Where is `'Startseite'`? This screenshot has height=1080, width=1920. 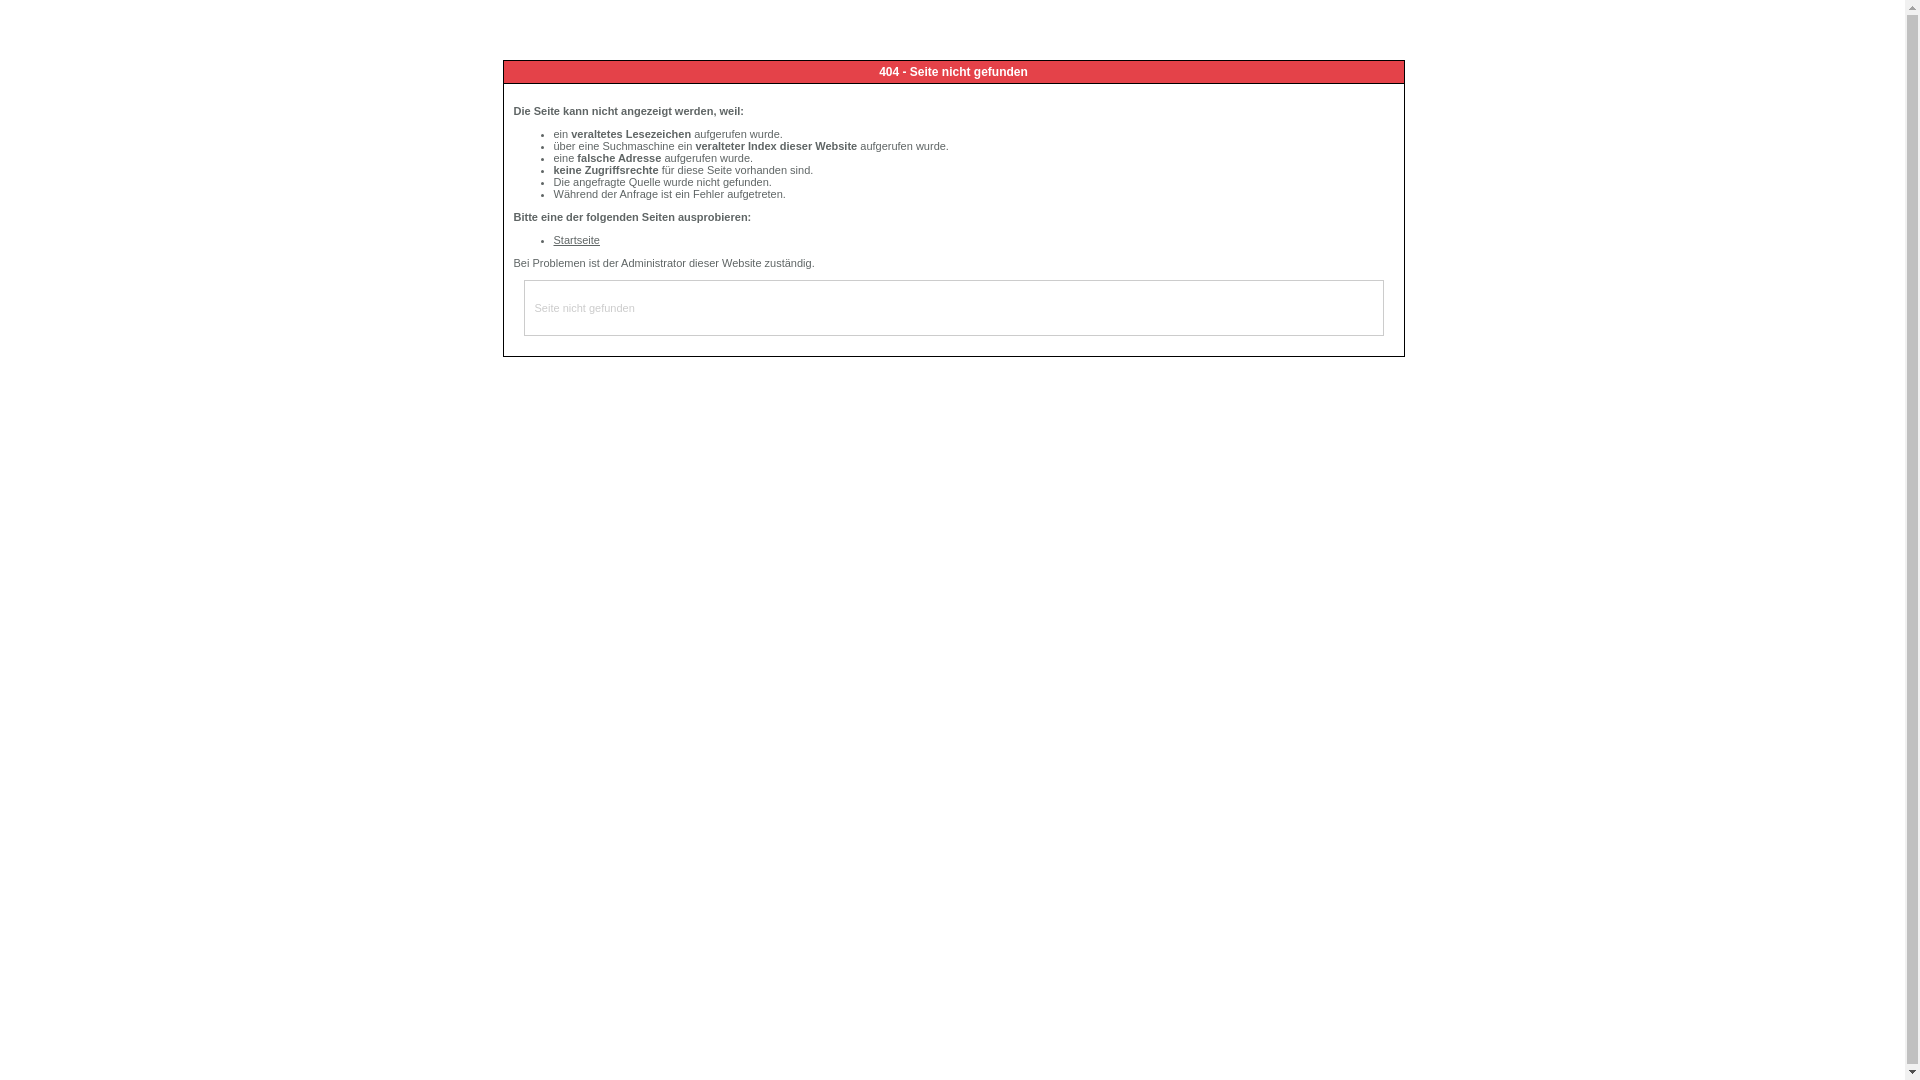
'Startseite' is located at coordinates (575, 238).